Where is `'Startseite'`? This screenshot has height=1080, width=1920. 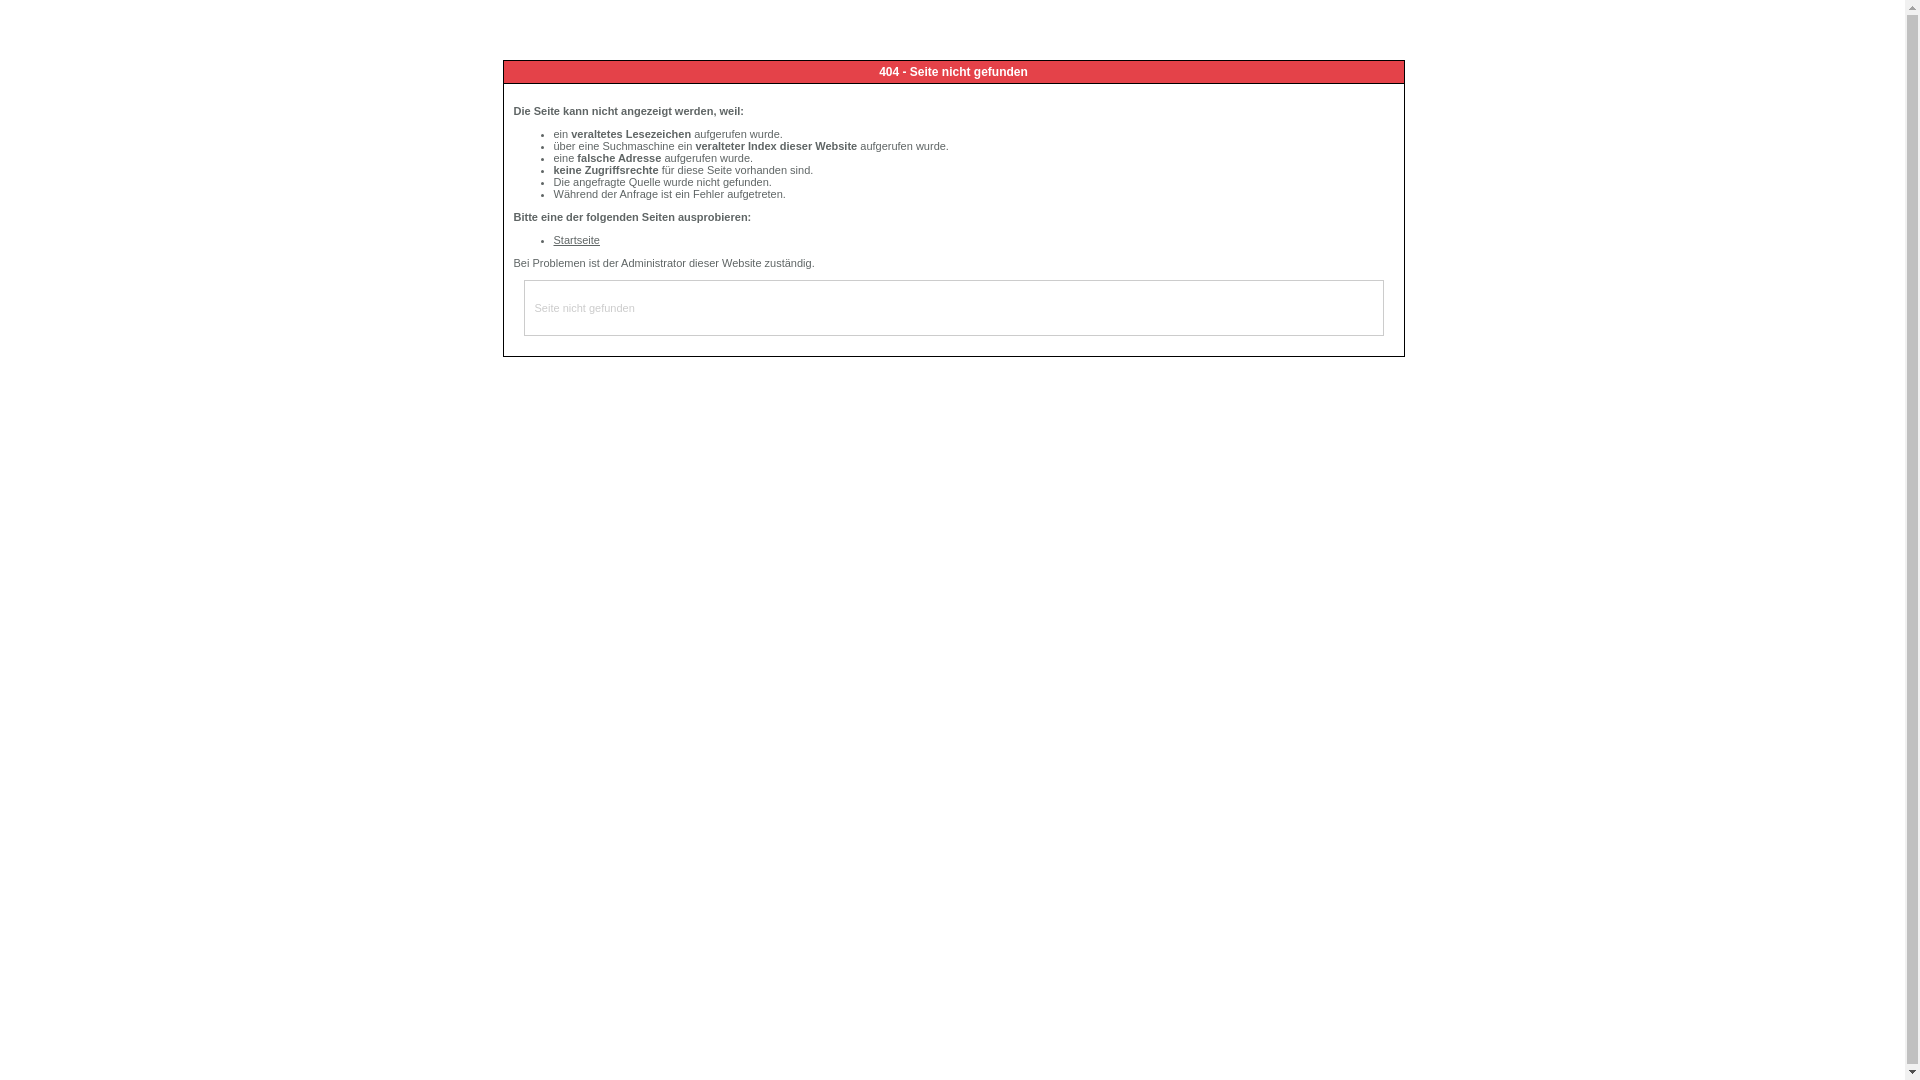
'Startseite' is located at coordinates (575, 238).